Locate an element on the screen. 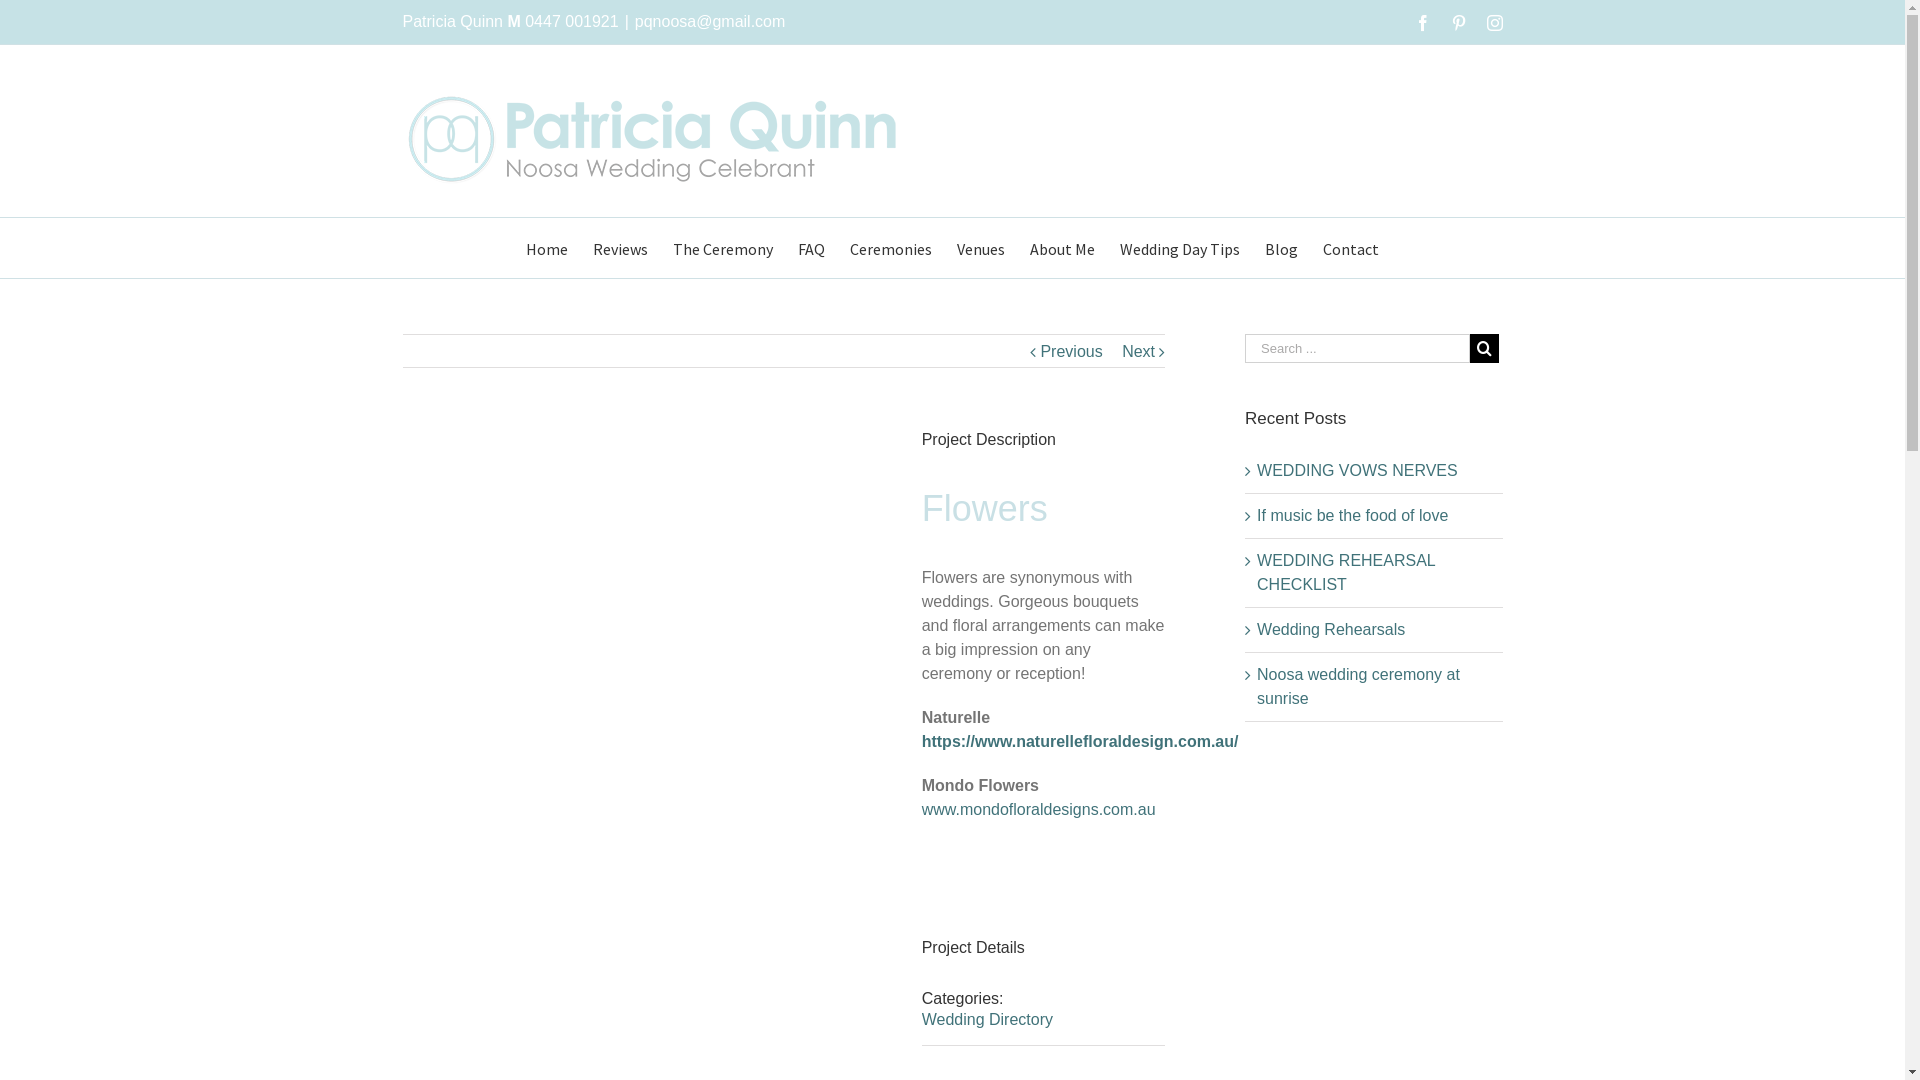  'Reviews' is located at coordinates (619, 246).